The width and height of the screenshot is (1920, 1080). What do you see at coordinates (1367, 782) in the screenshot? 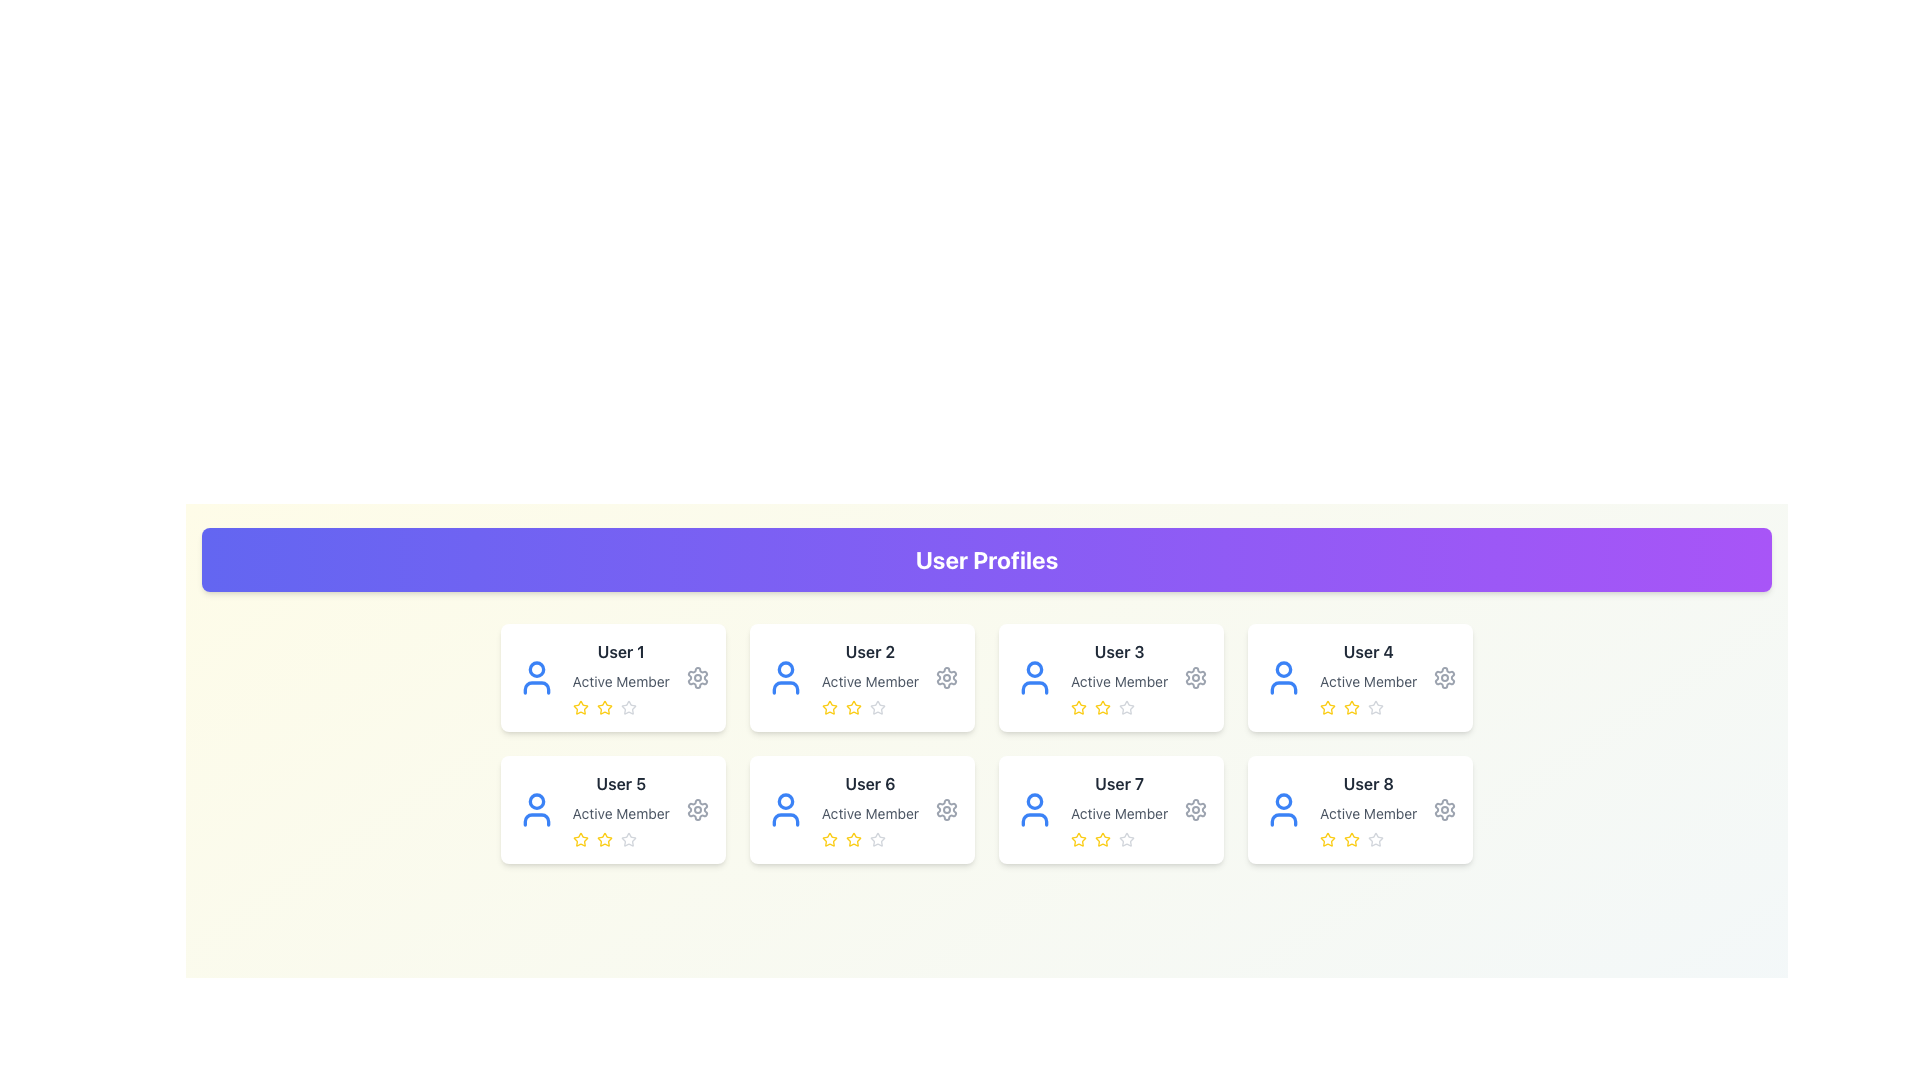
I see `the static text field displaying 'User 8' in a bold font, located at the top of the user profile card` at bounding box center [1367, 782].